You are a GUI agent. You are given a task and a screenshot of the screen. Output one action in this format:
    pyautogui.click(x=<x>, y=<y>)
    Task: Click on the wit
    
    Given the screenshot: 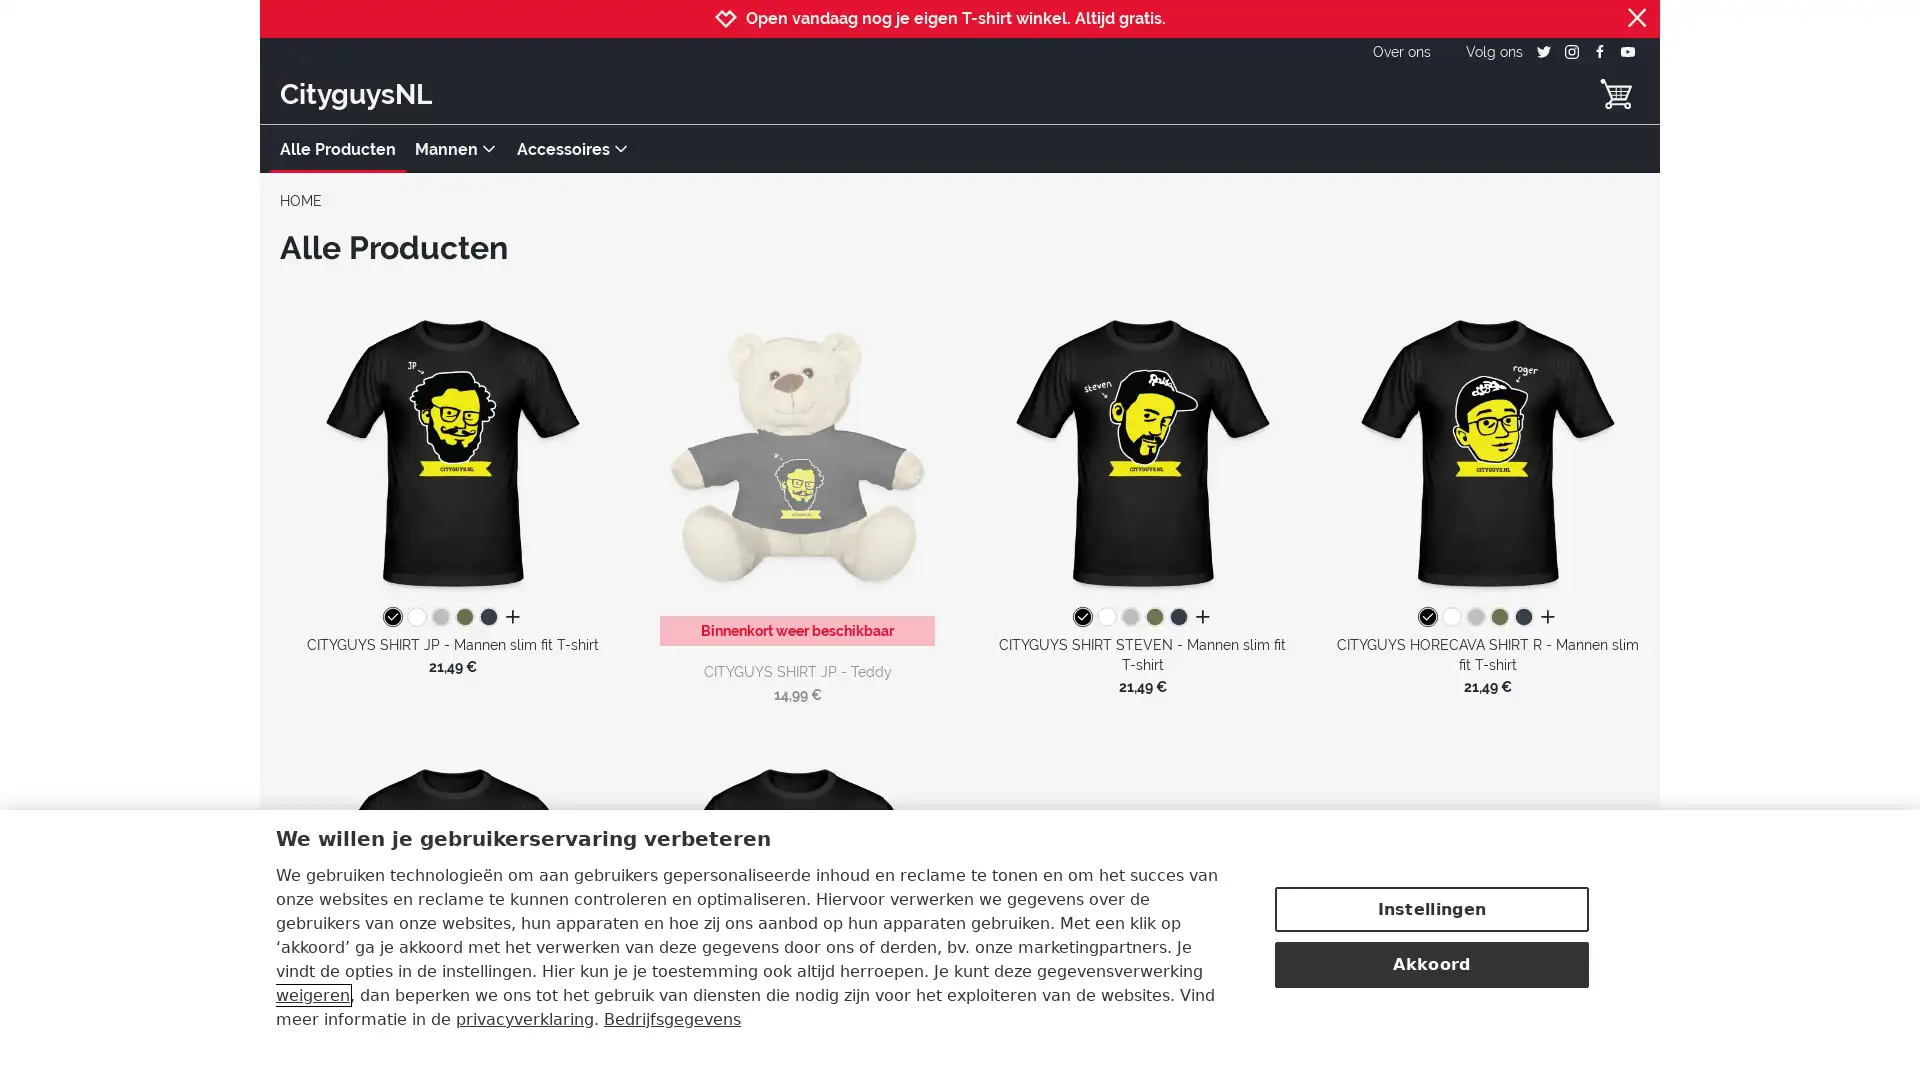 What is the action you would take?
    pyautogui.click(x=1104, y=617)
    